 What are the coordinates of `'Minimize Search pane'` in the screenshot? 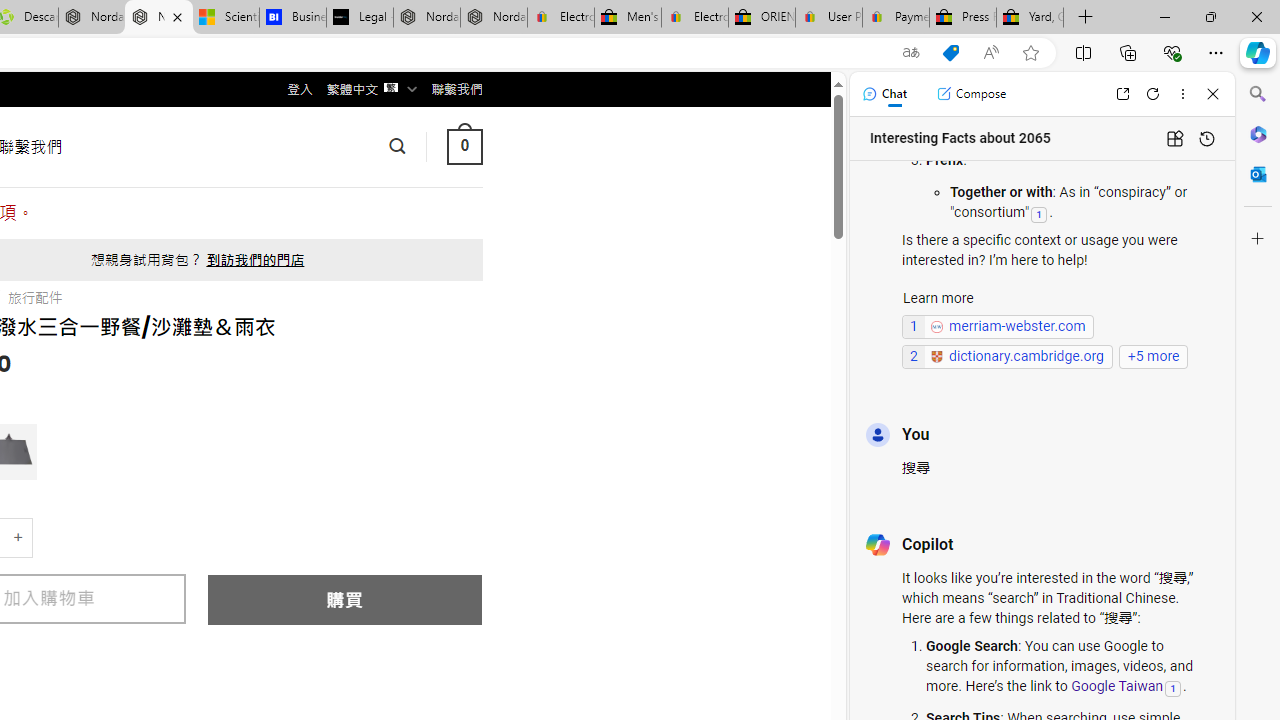 It's located at (1257, 94).